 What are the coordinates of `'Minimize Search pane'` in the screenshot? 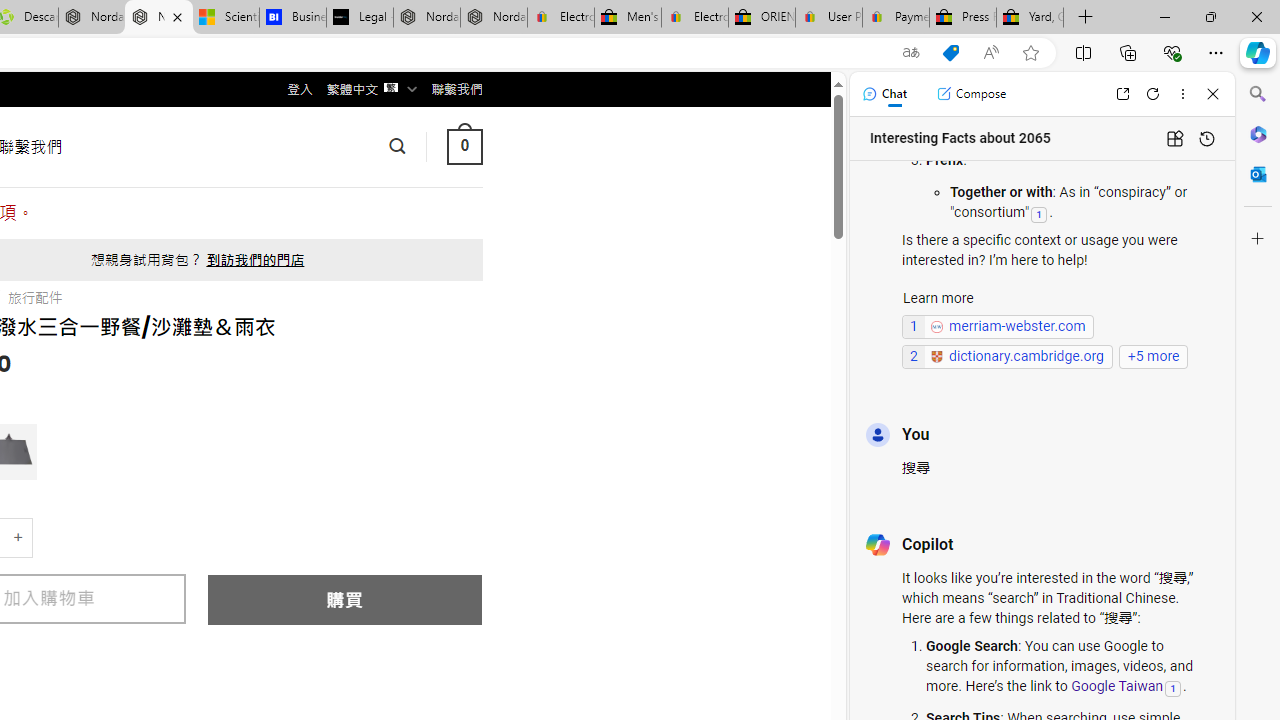 It's located at (1257, 94).